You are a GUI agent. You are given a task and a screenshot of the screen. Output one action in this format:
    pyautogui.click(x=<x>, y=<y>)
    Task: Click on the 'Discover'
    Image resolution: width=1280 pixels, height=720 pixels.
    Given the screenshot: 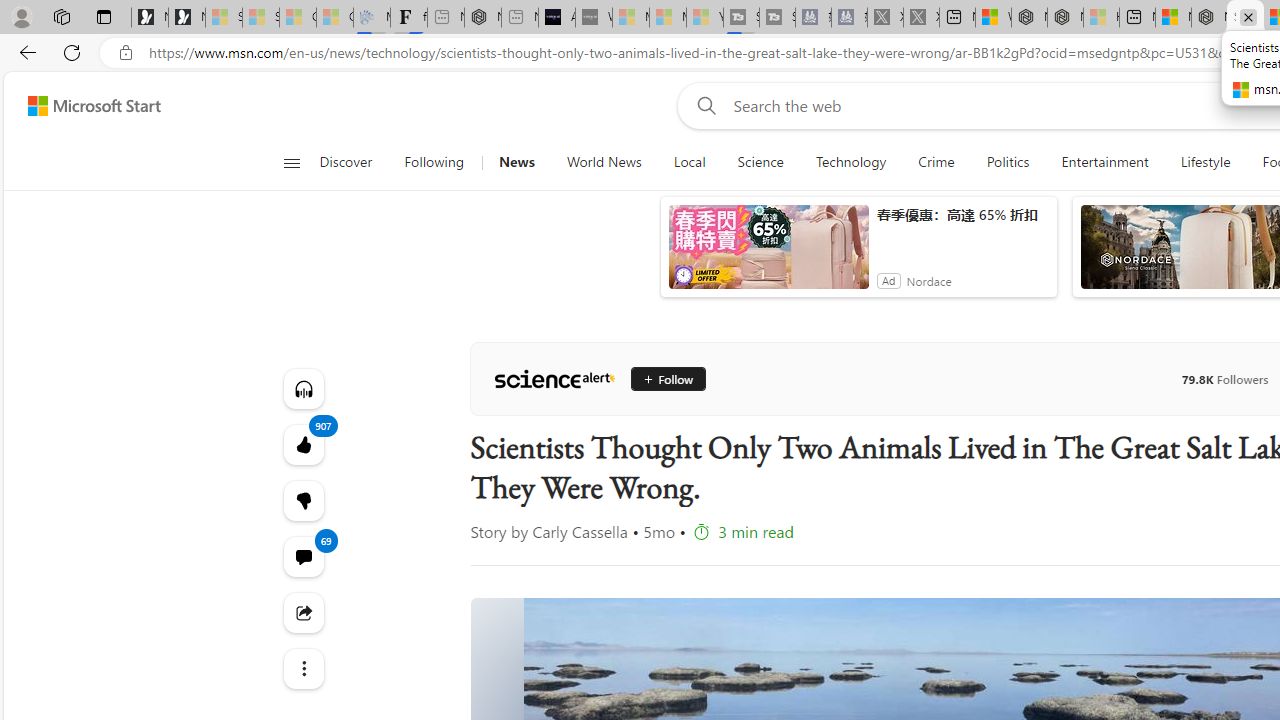 What is the action you would take?
    pyautogui.click(x=345, y=162)
    